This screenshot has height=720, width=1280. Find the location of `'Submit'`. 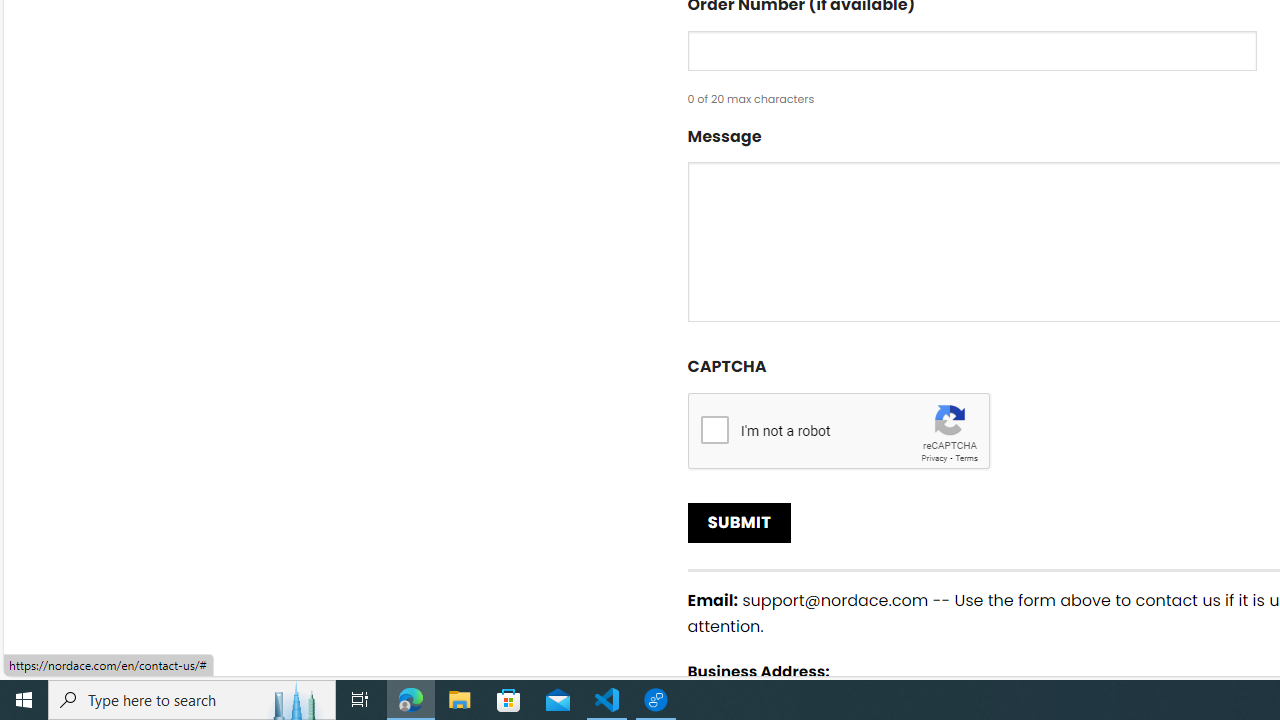

'Submit' is located at coordinates (738, 522).